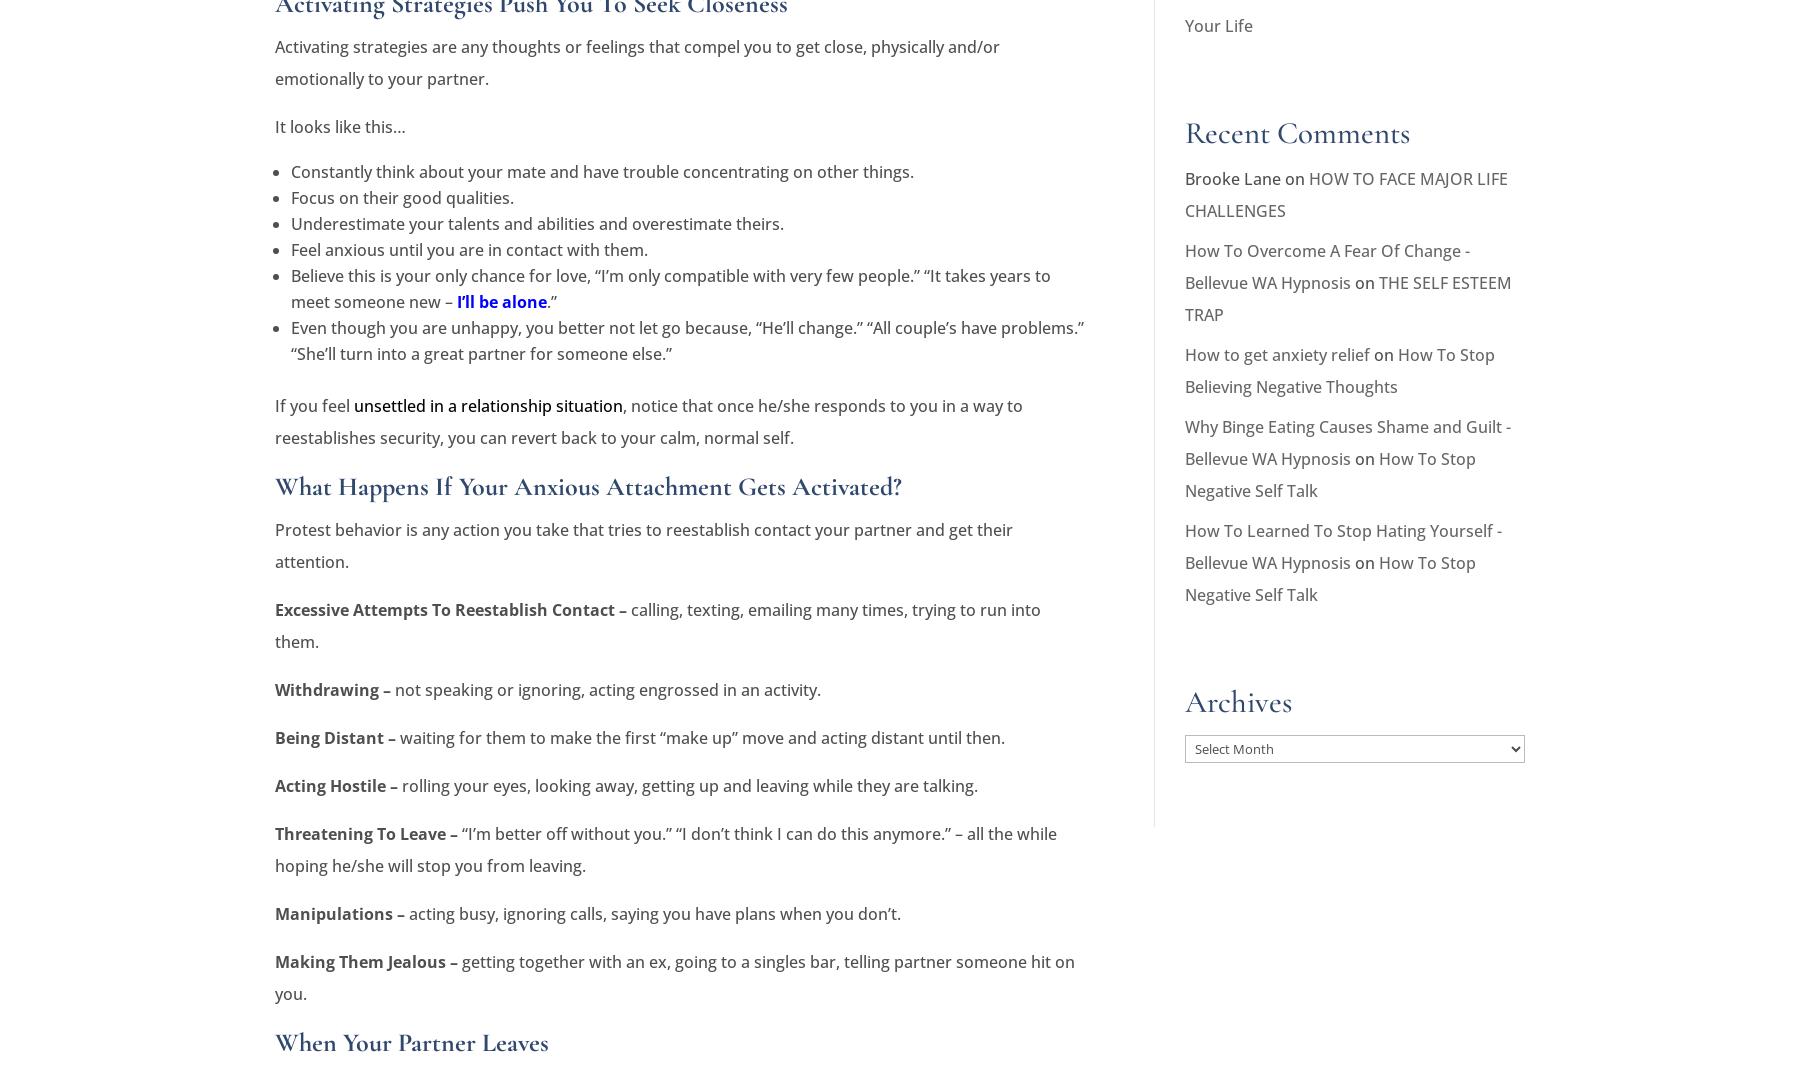 The height and width of the screenshot is (1075, 1800). Describe the element at coordinates (274, 486) in the screenshot. I see `'What Happens If Your Anxious Attachment Gets Activated?'` at that location.